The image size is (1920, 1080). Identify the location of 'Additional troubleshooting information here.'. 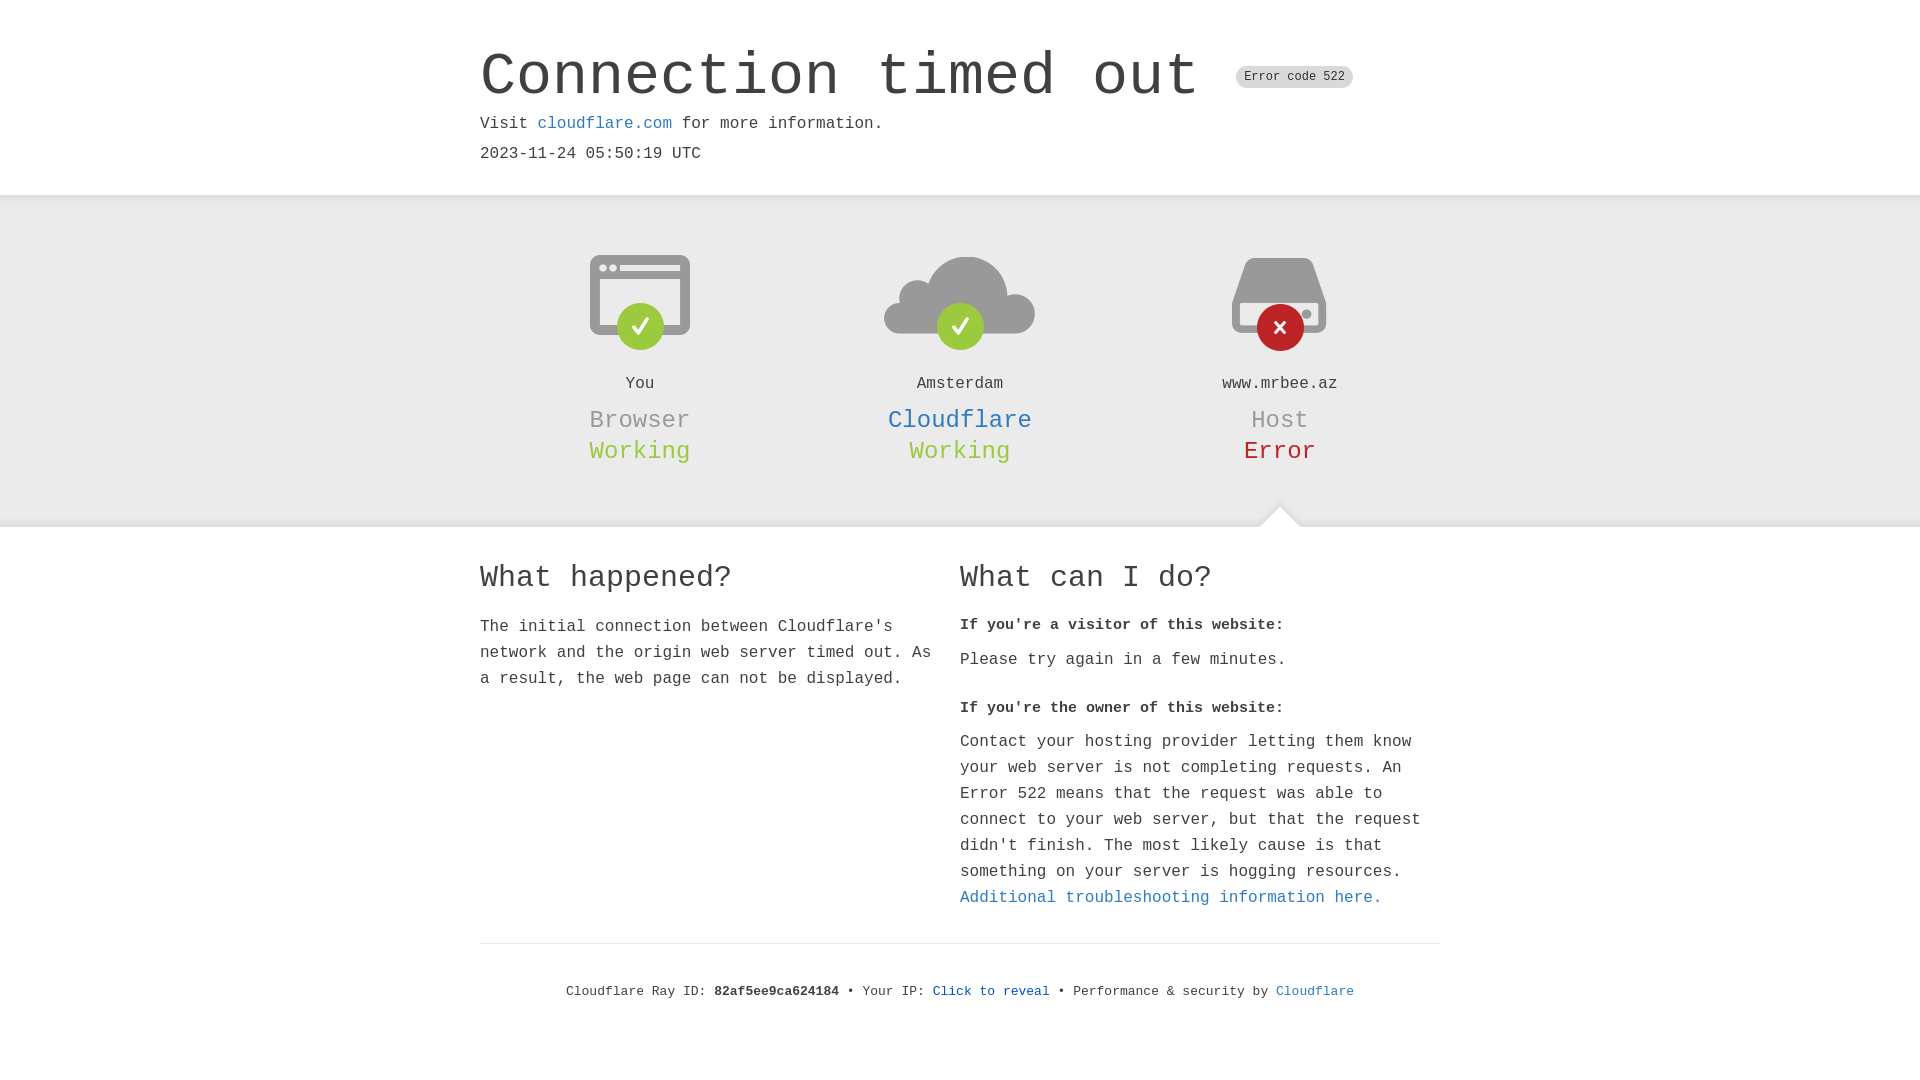
(1171, 897).